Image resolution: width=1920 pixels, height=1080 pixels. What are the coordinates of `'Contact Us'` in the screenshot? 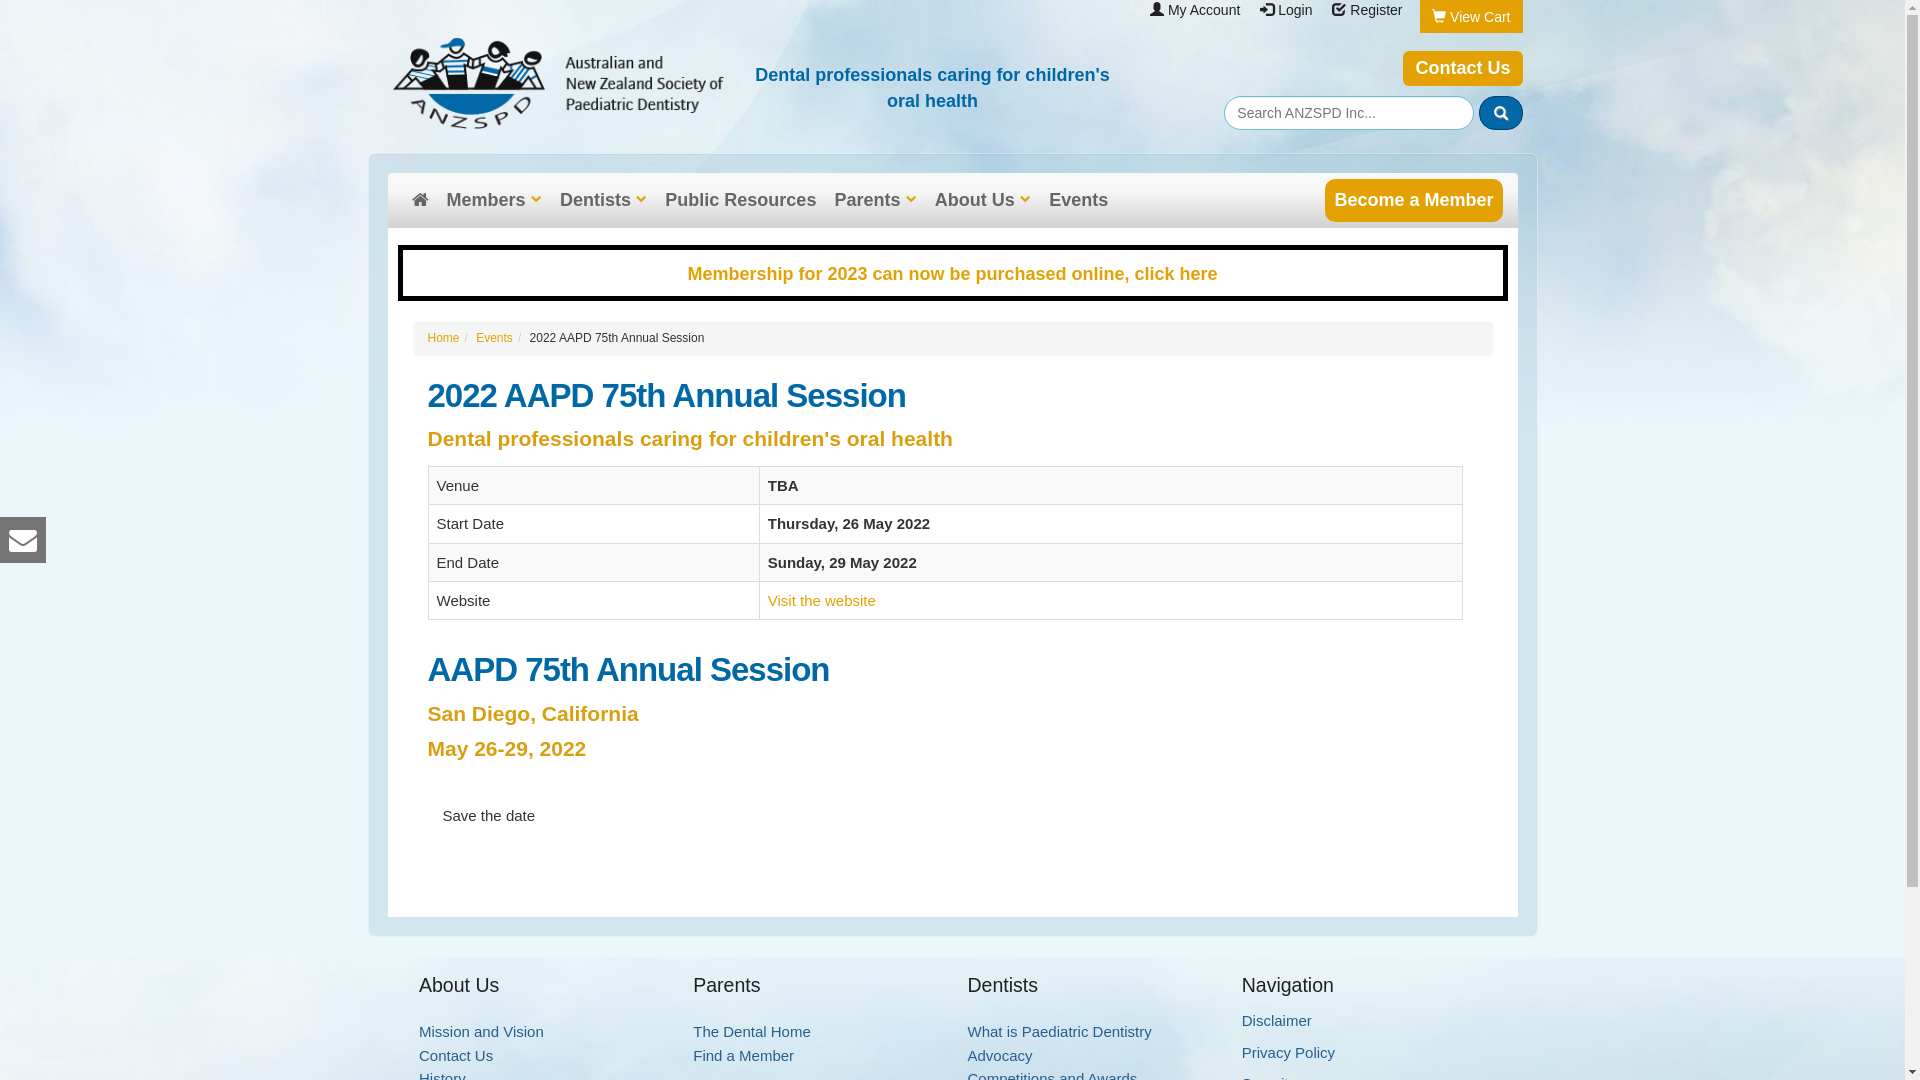 It's located at (1462, 67).